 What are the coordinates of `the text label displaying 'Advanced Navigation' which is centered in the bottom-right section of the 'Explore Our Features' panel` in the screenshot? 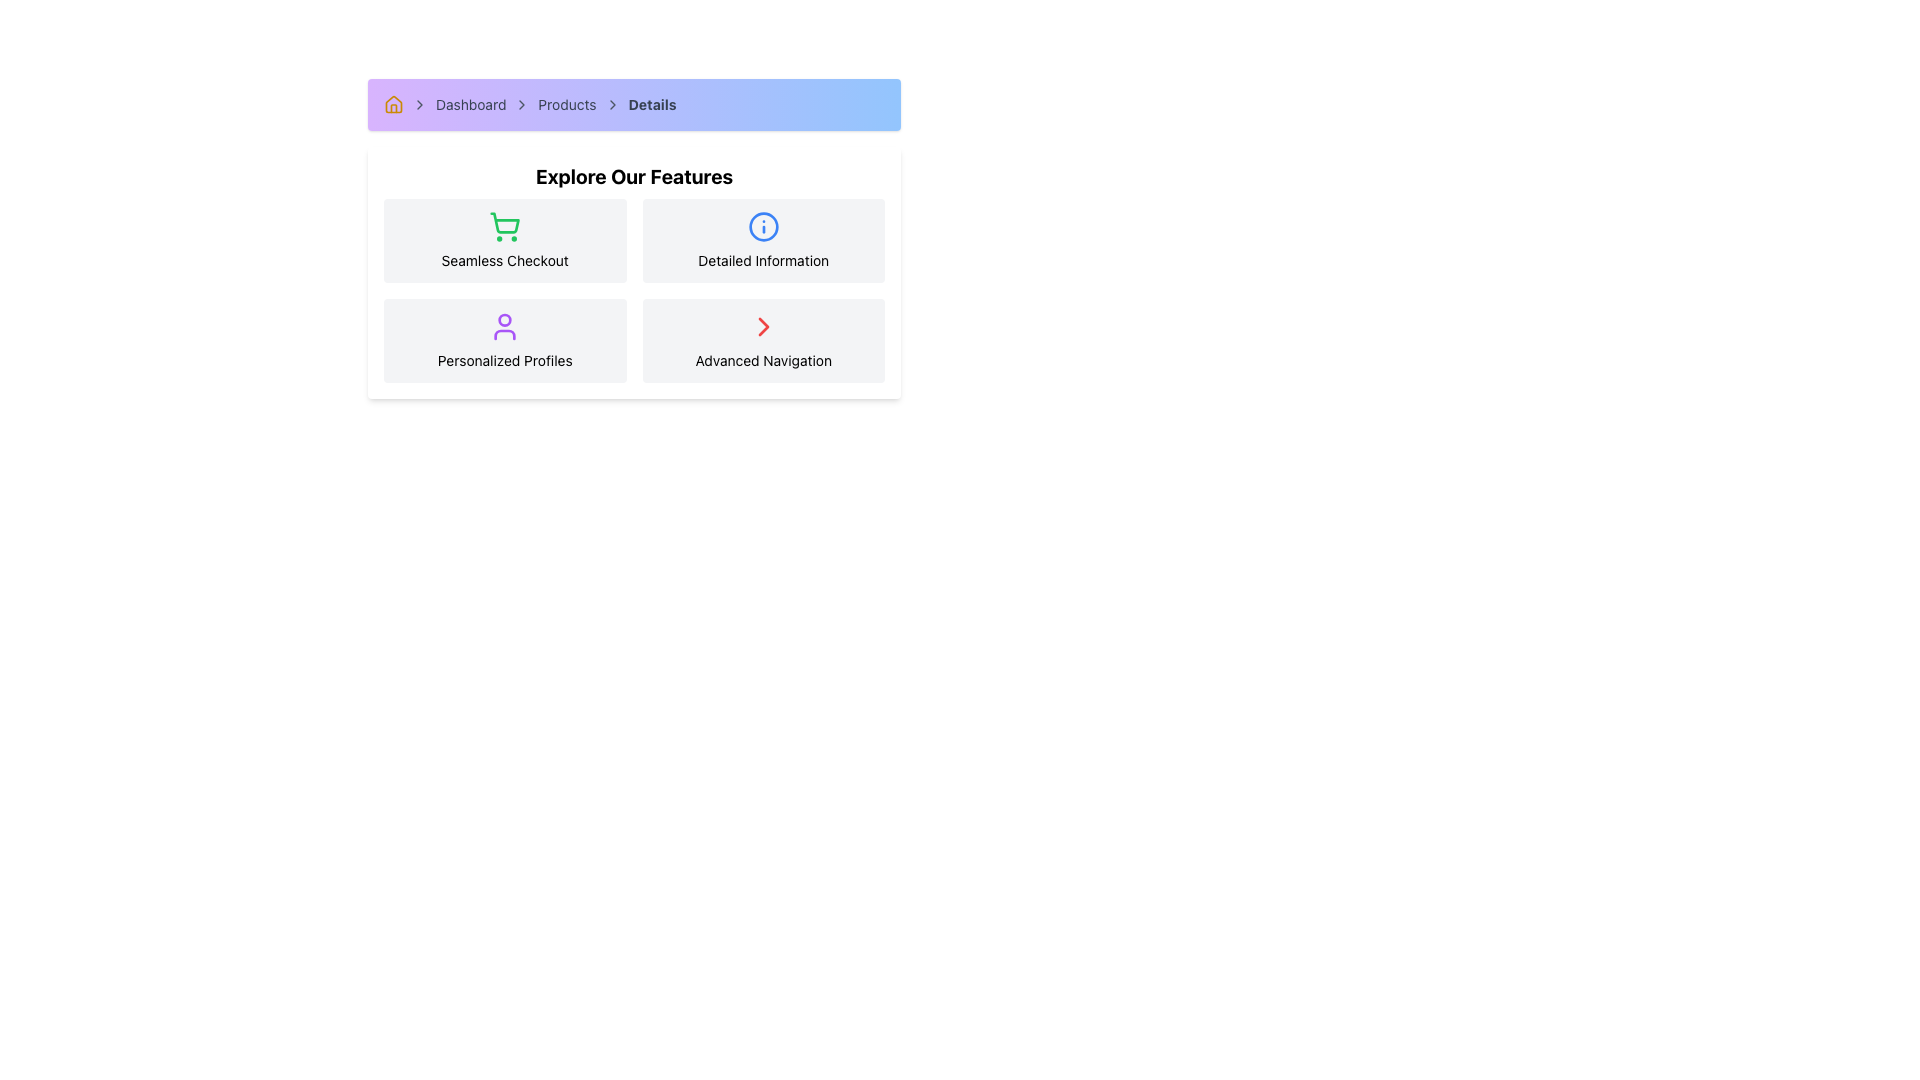 It's located at (762, 361).